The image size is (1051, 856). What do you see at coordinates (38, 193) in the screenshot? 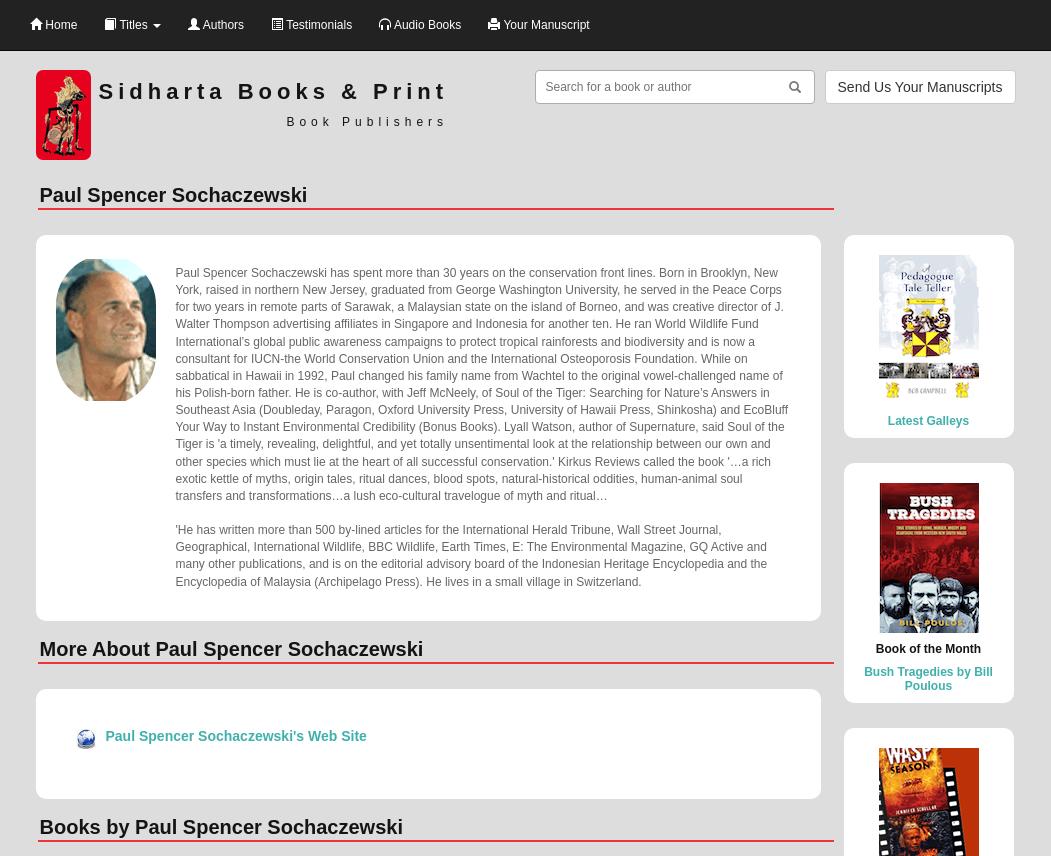
I see `'Paul Spencer Sochaczewski'` at bounding box center [38, 193].